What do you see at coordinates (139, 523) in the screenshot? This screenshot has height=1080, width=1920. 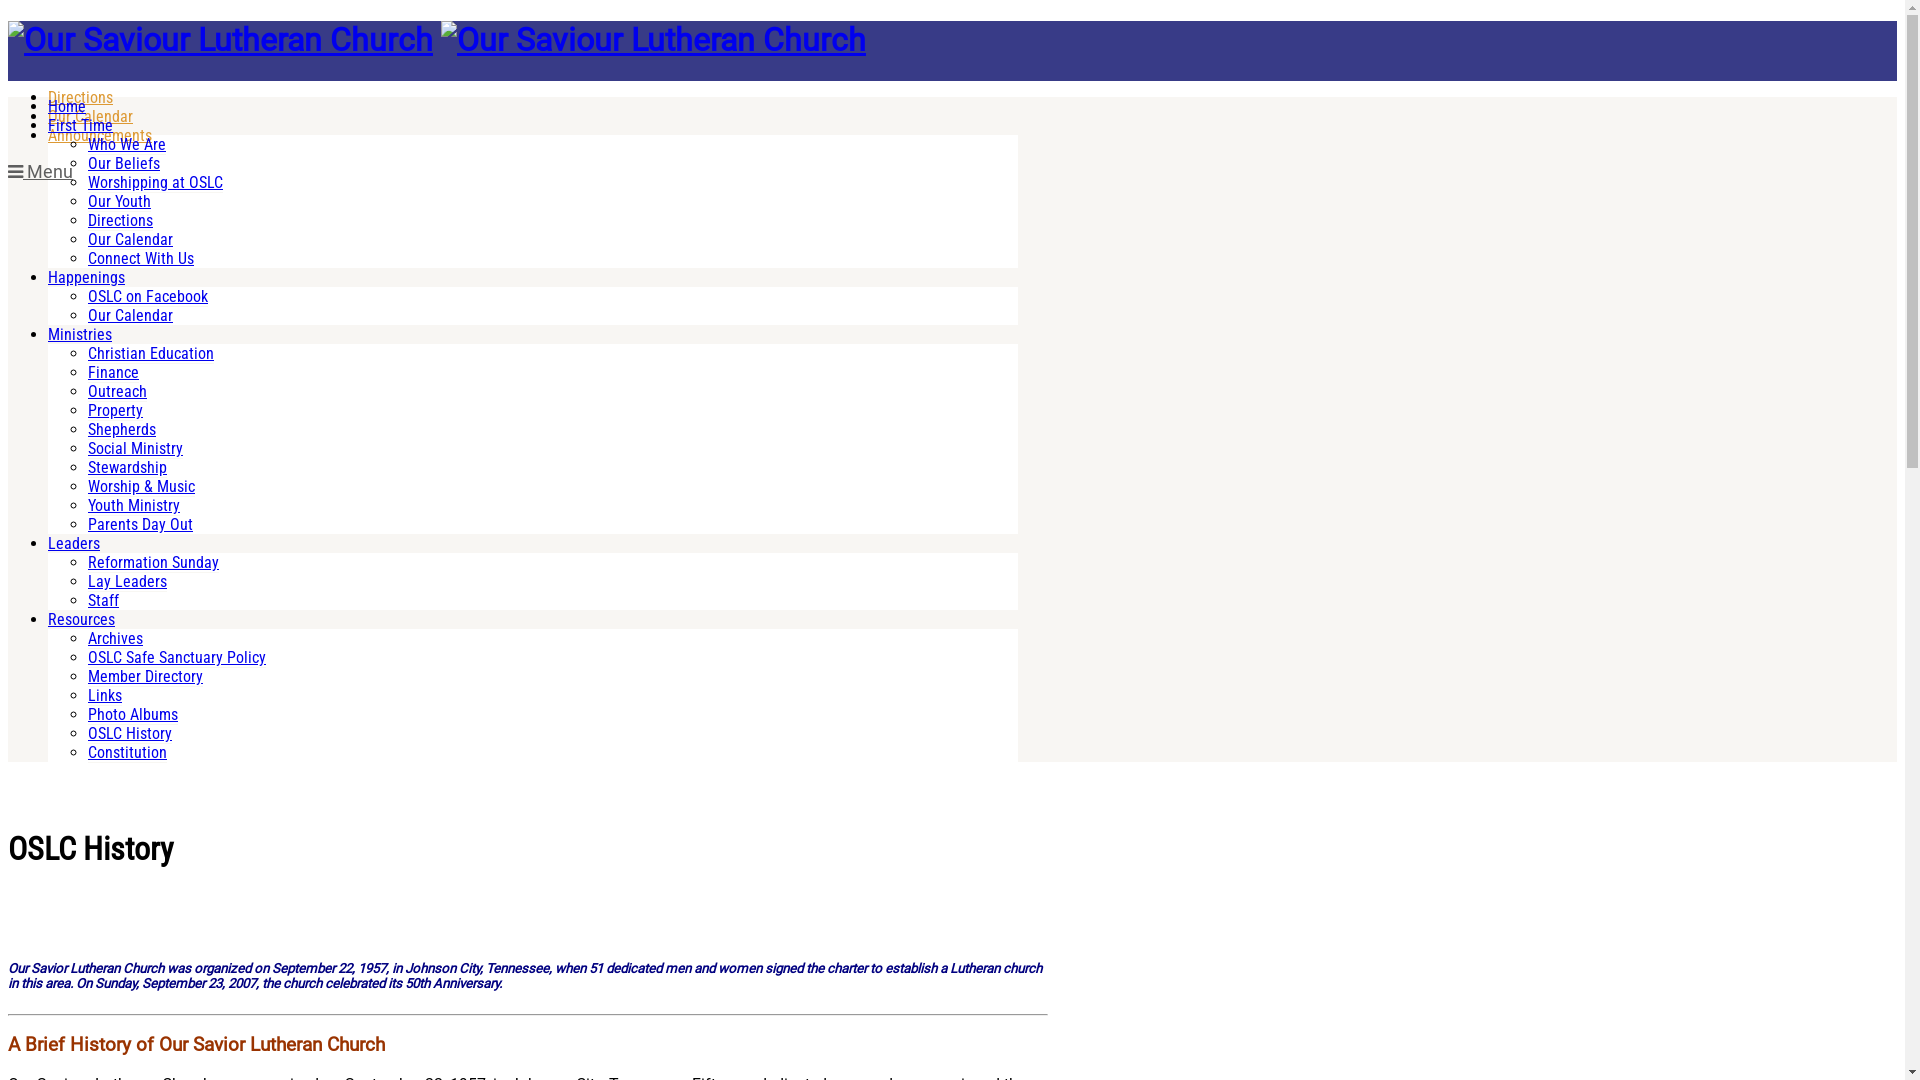 I see `'Parents Day Out'` at bounding box center [139, 523].